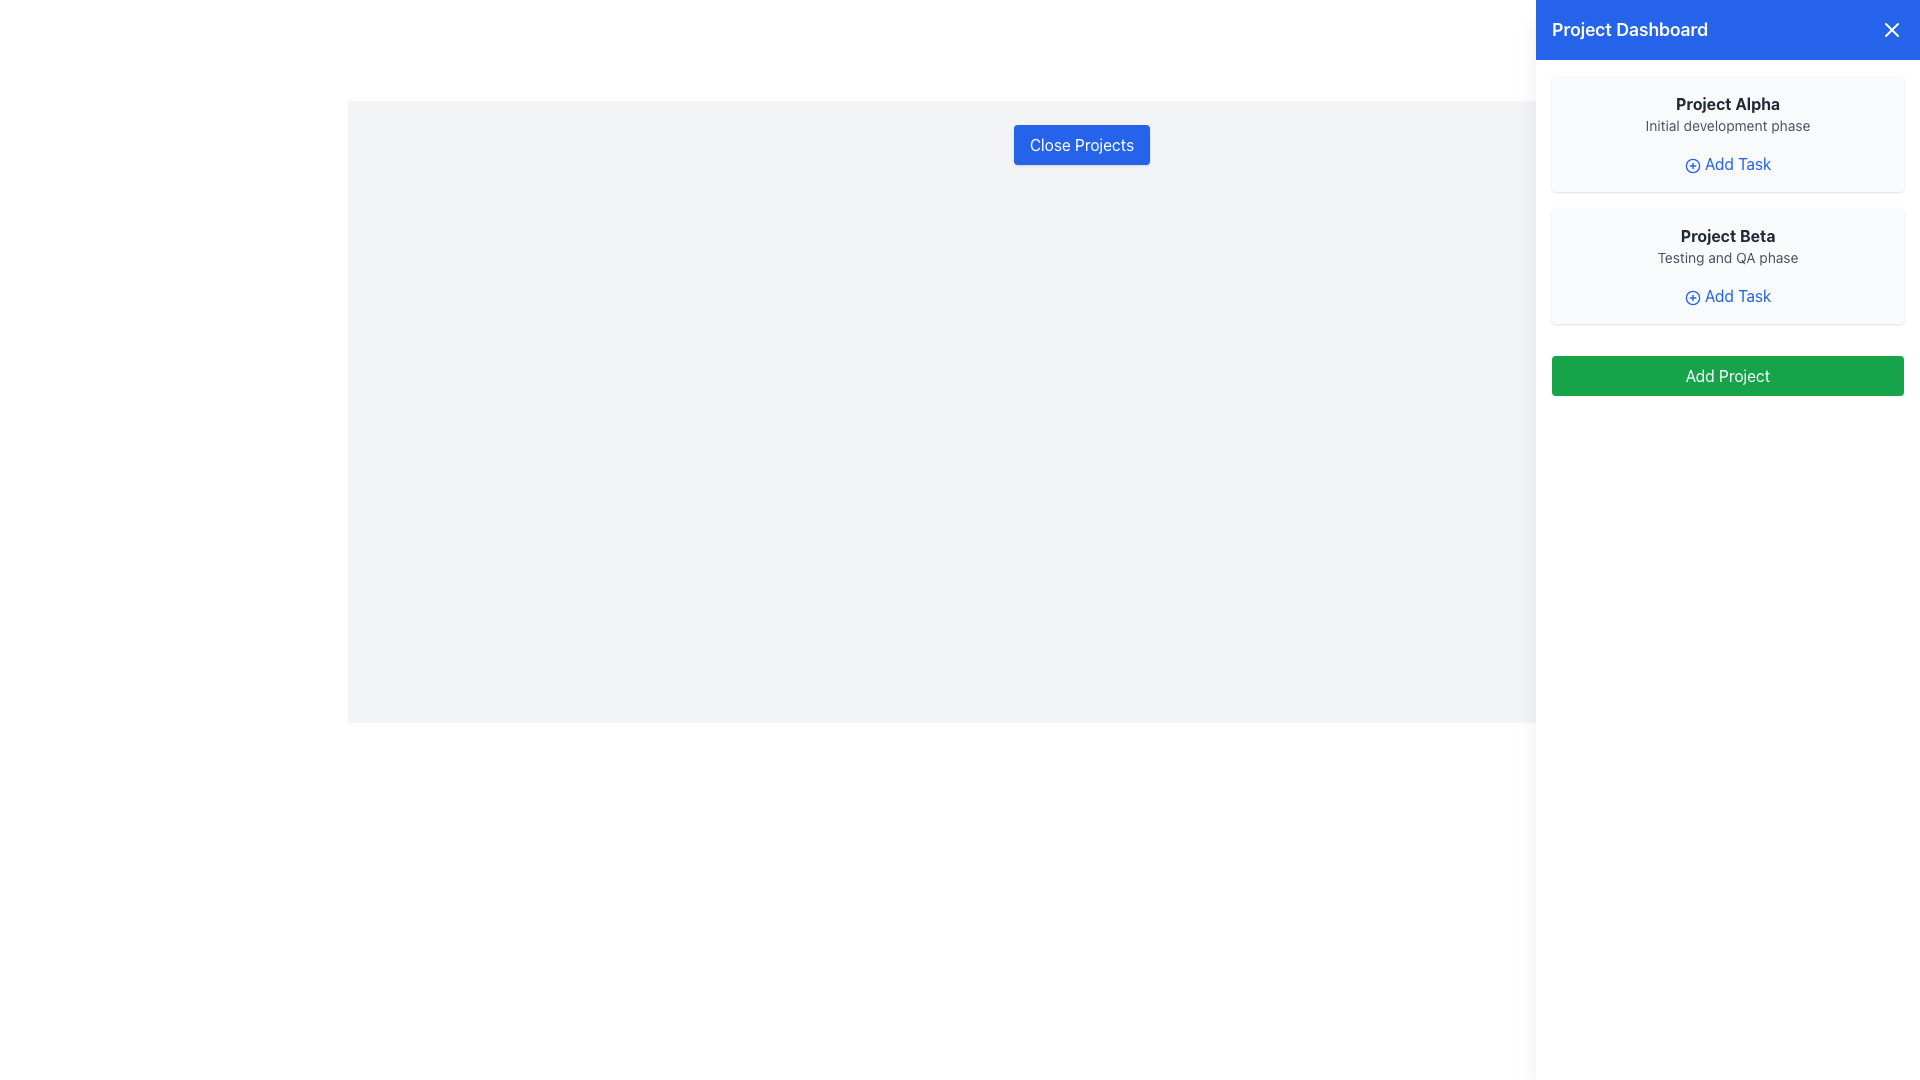  I want to click on the non-interactive text label that provides descriptive information about 'Project Beta', located beneath the heading 'Project Beta' and above the 'Add Task' option, so click(1727, 257).